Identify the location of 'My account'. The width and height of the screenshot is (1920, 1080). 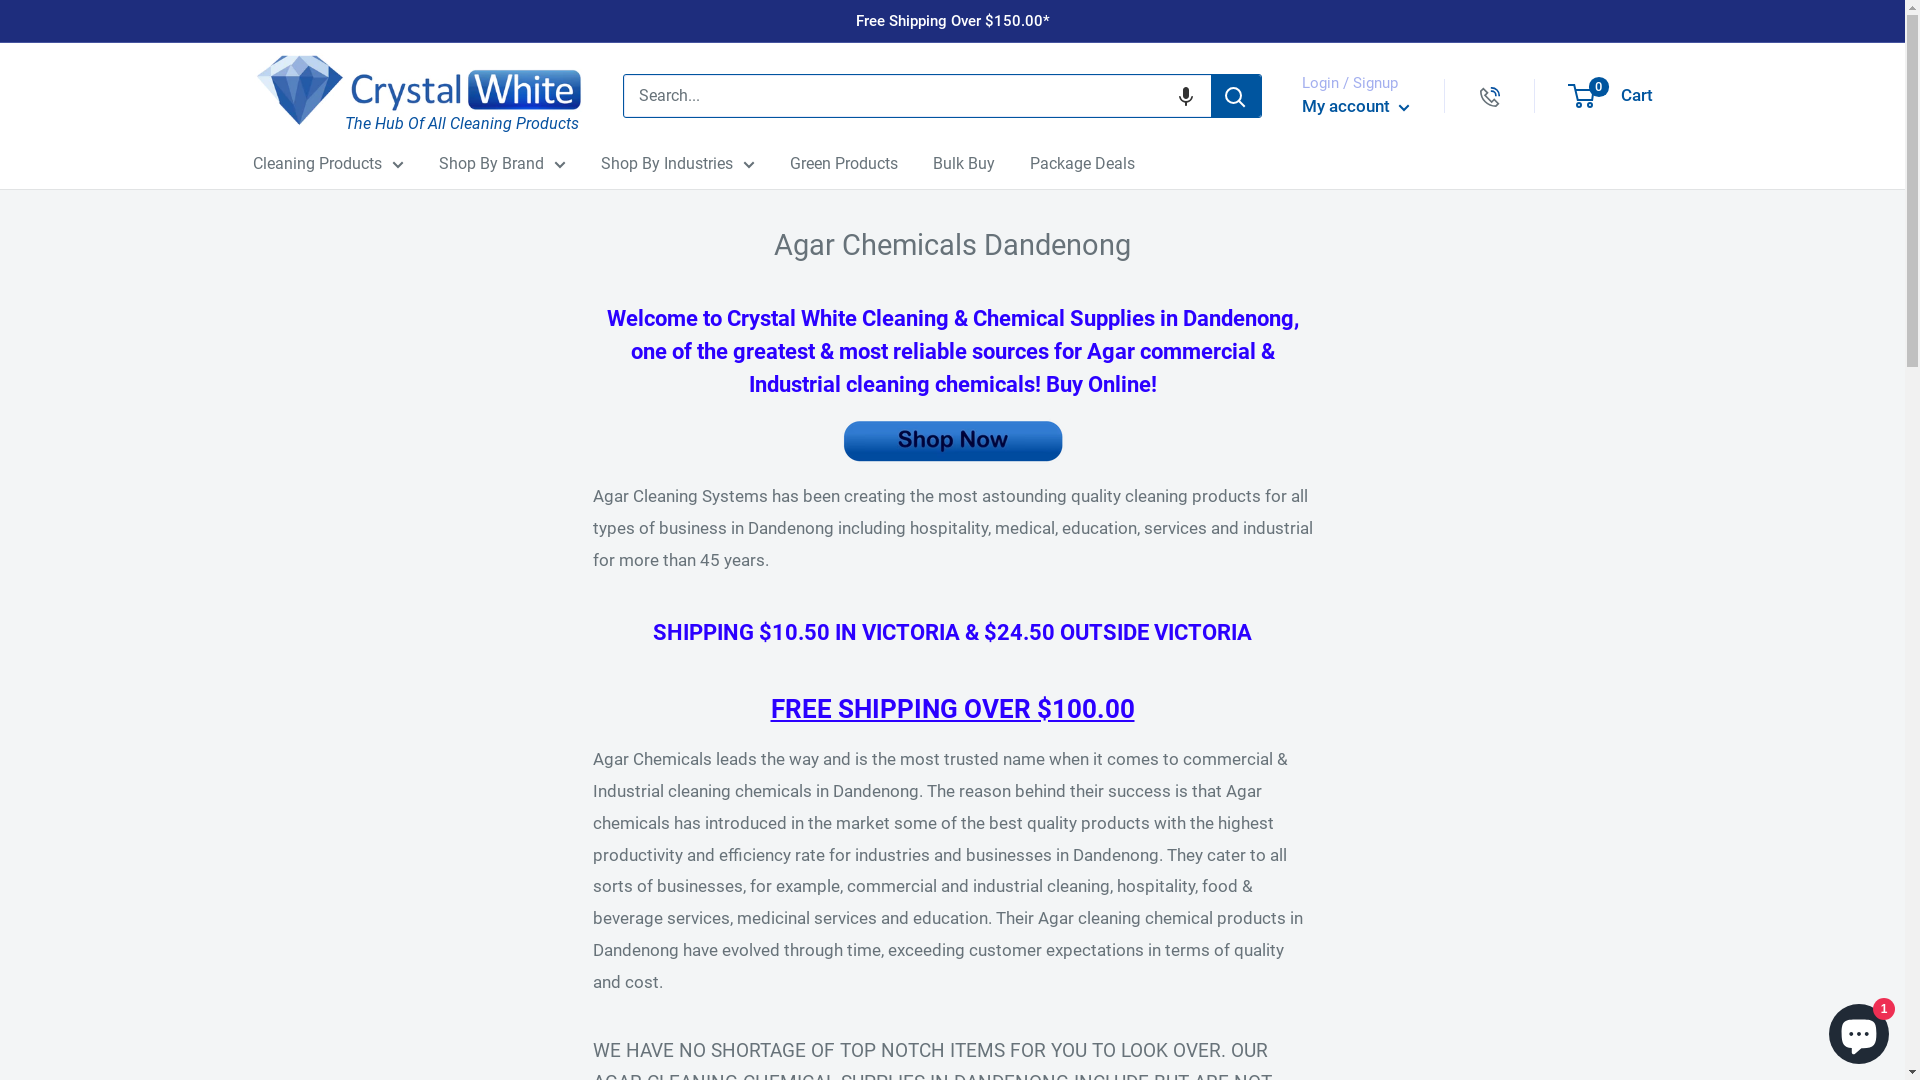
(1356, 107).